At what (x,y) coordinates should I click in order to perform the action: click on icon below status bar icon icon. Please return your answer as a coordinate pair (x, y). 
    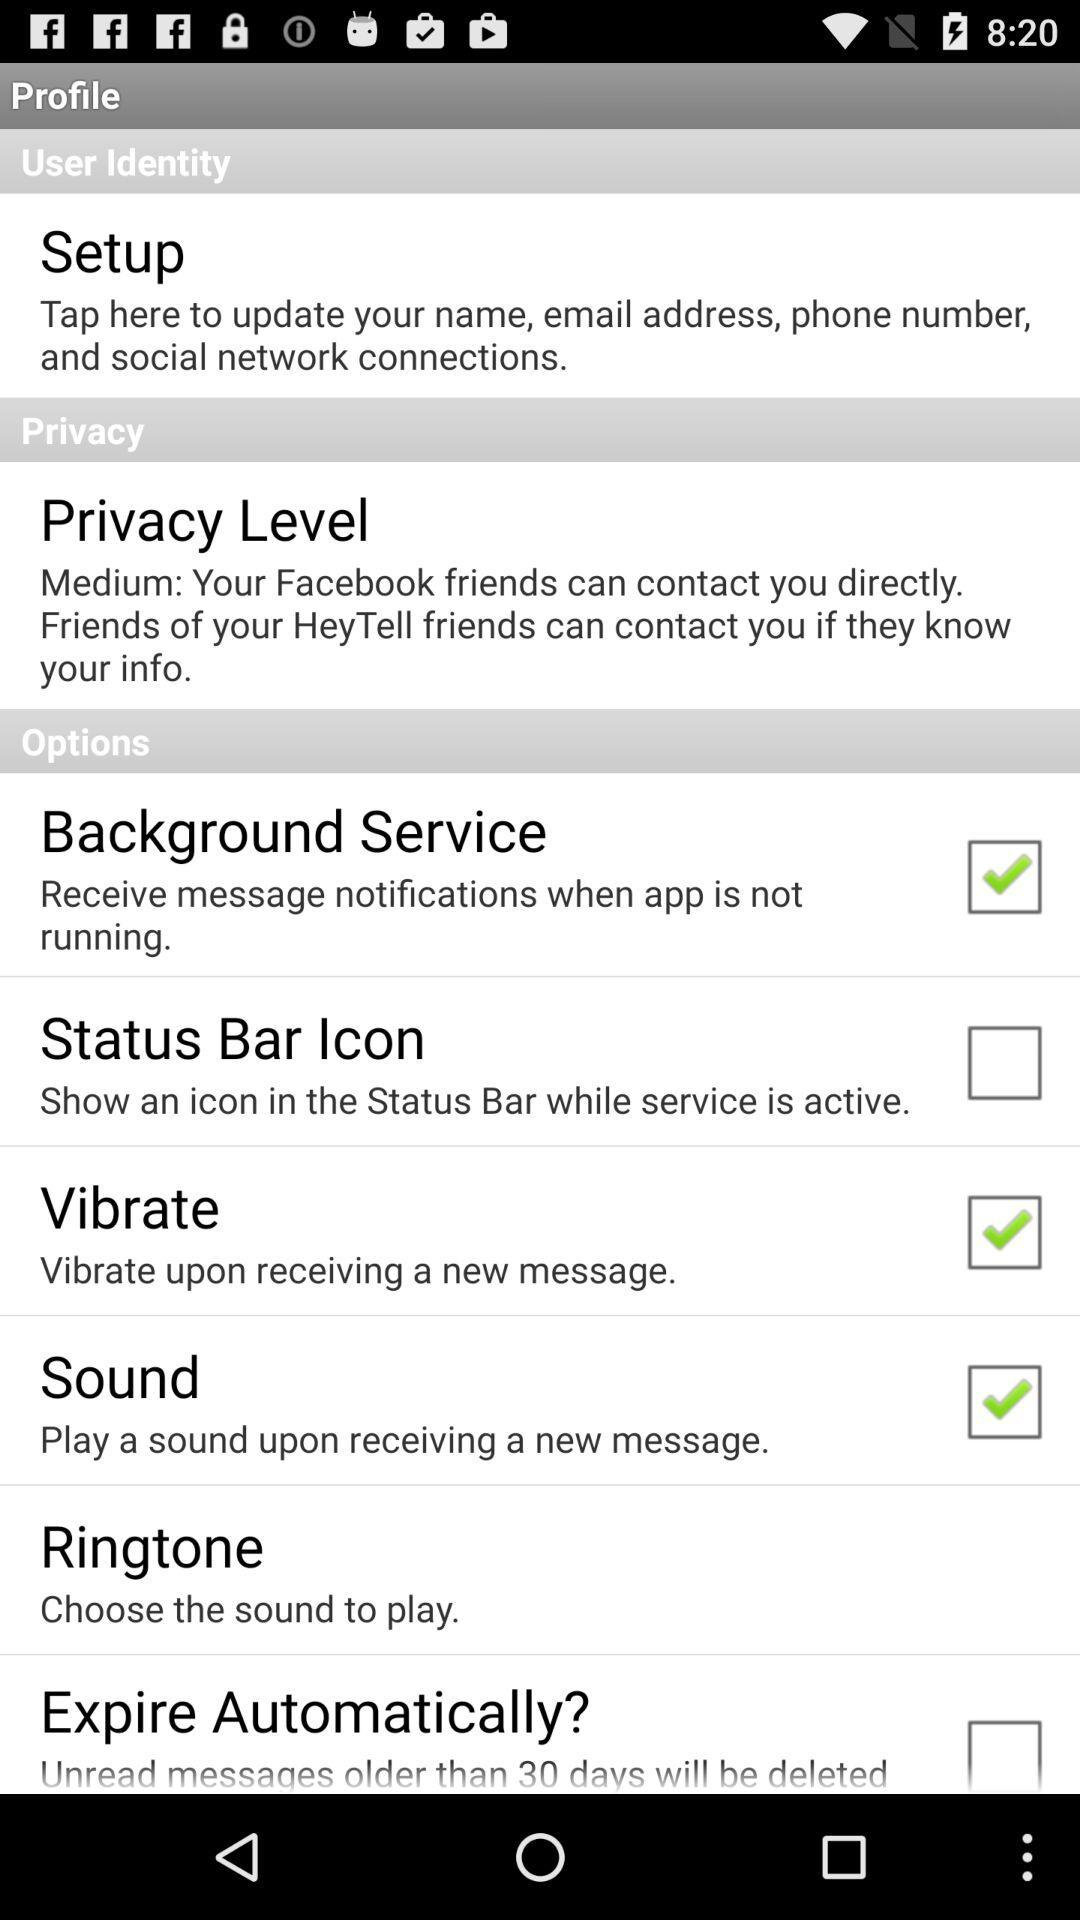
    Looking at the image, I should click on (475, 1098).